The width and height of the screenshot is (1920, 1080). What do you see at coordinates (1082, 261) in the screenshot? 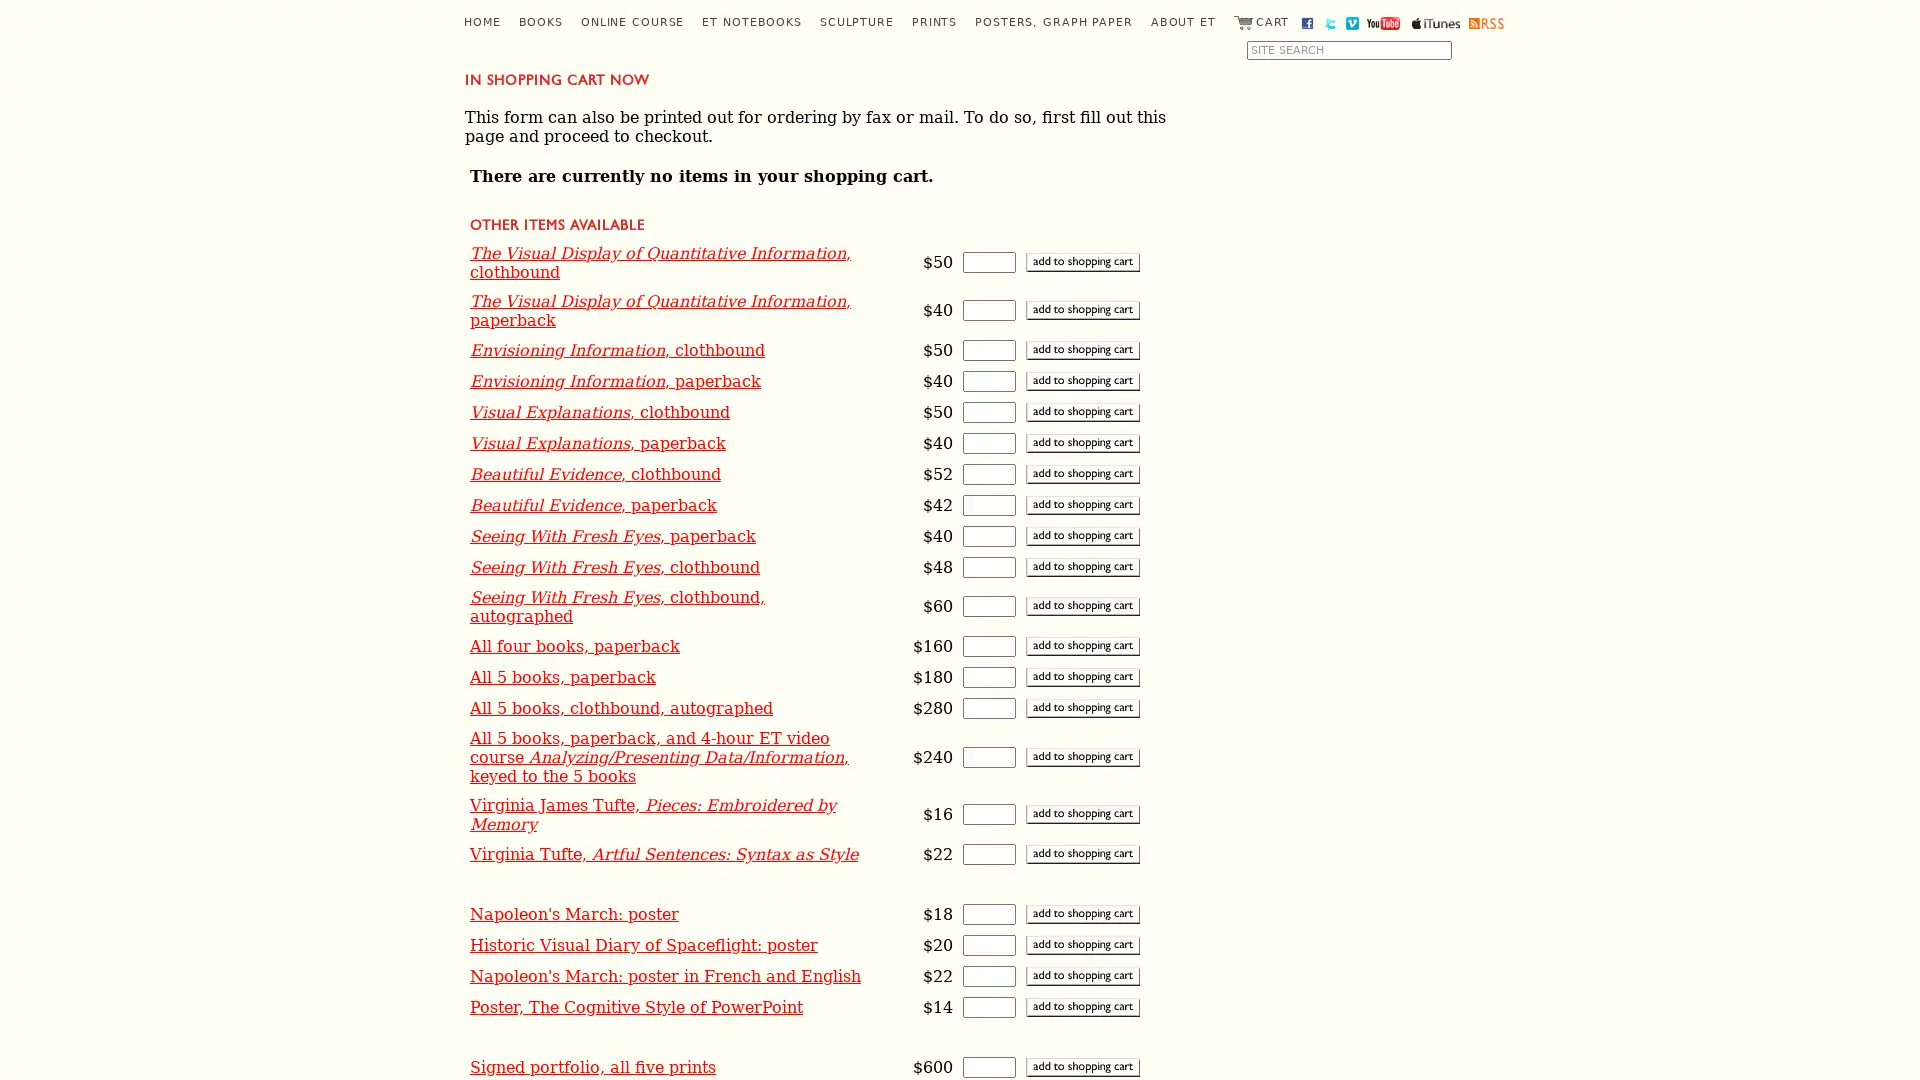
I see `add to shopping cart` at bounding box center [1082, 261].